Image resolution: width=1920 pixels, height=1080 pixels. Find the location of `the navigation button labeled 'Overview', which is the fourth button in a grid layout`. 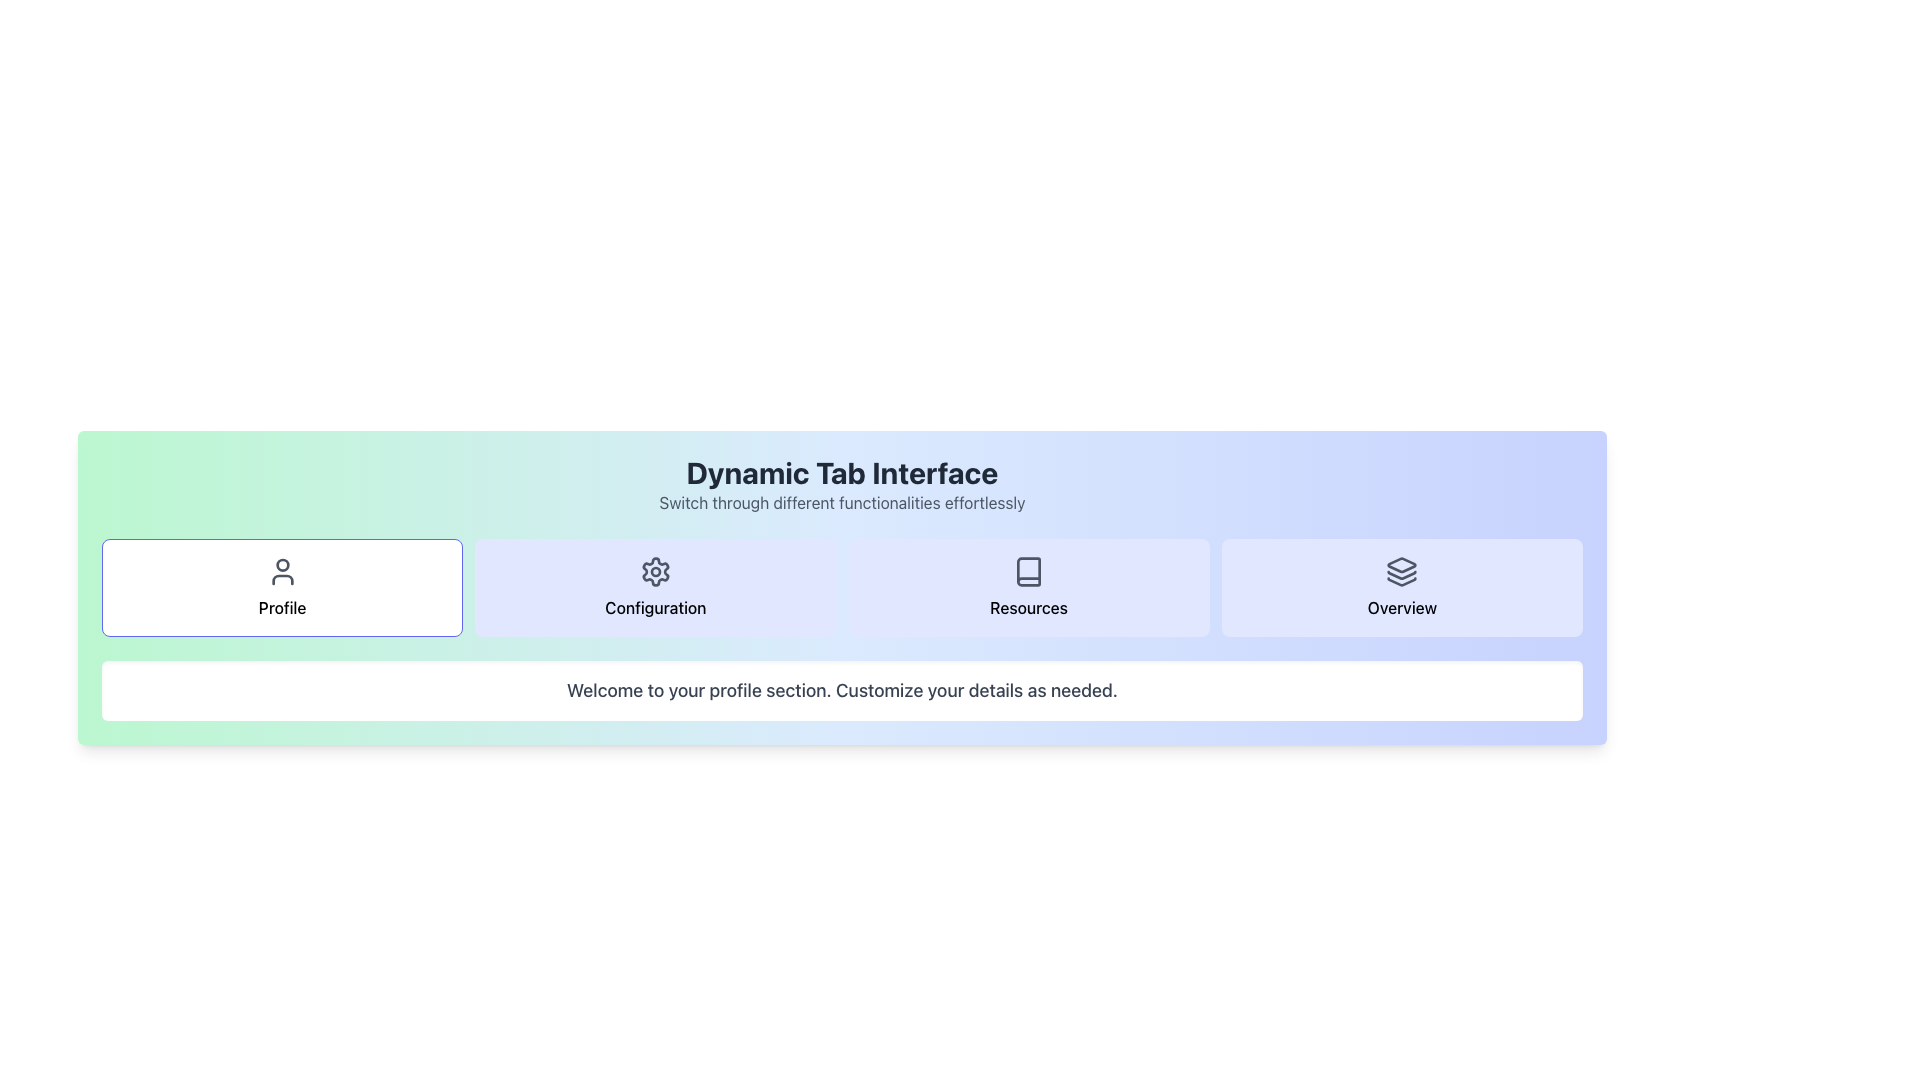

the navigation button labeled 'Overview', which is the fourth button in a grid layout is located at coordinates (1401, 586).